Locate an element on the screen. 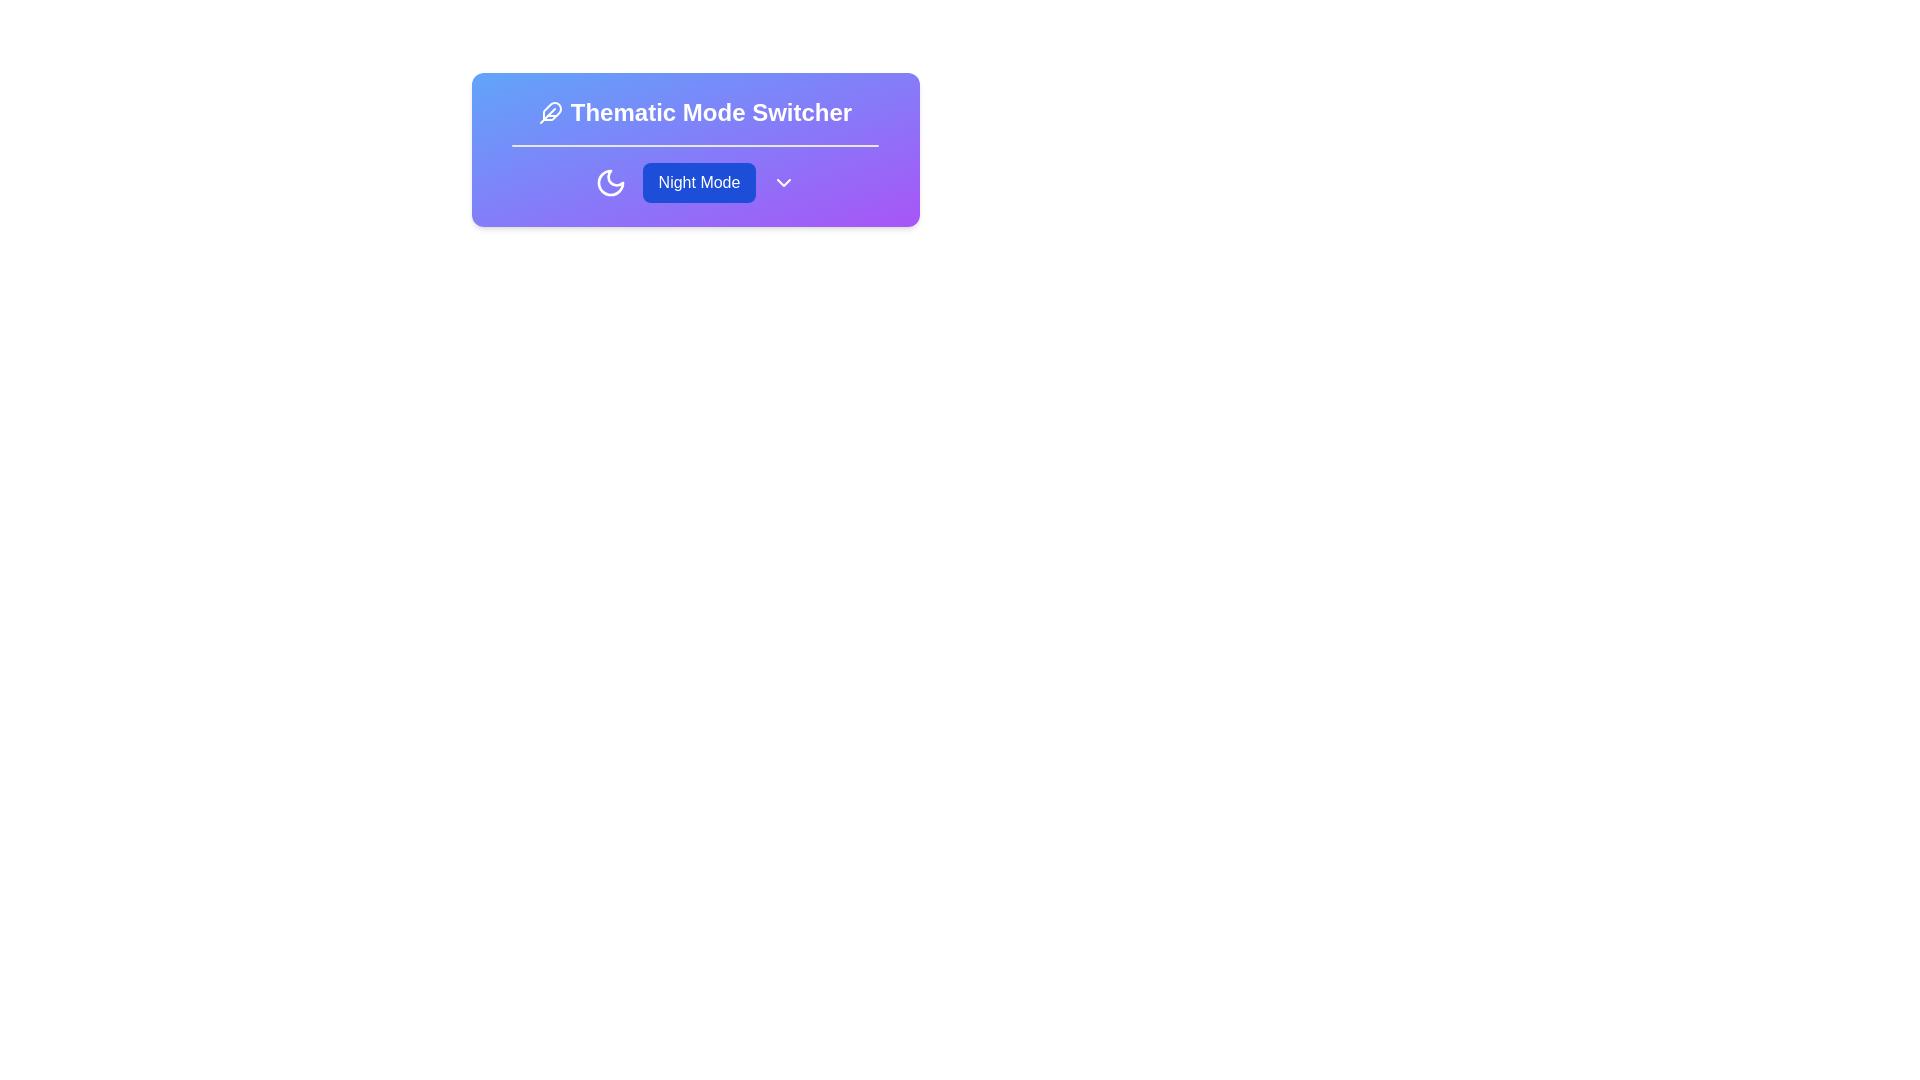 The height and width of the screenshot is (1080, 1920). the Header with Icon that includes a white feather icon and the text 'Thematic Mode Switcher', located on a gradient background transitioning from blue to purple is located at coordinates (695, 112).